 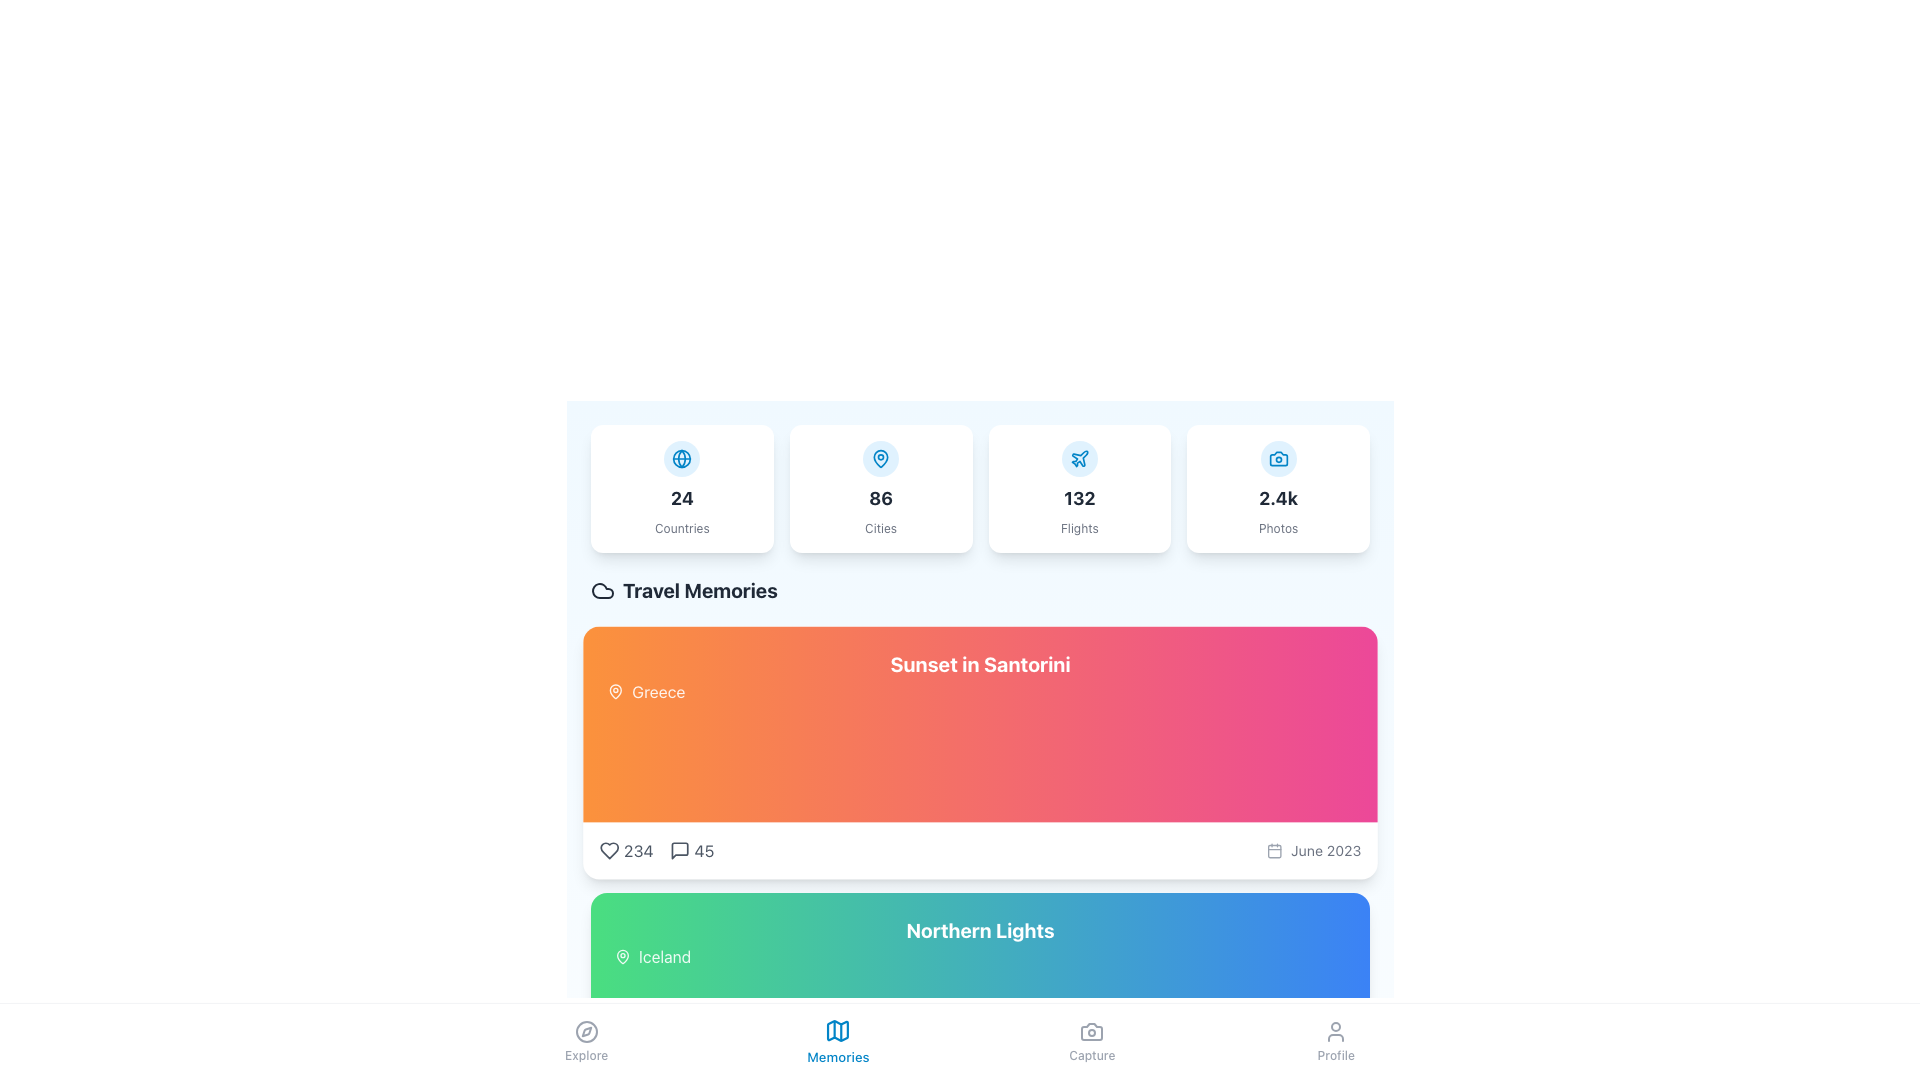 What do you see at coordinates (1326, 850) in the screenshot?
I see `the Text label that shows the date or time period related to the content on the card labeled 'Sunset in Santorini', located in the bottom-right corner next to a calendar icon` at bounding box center [1326, 850].